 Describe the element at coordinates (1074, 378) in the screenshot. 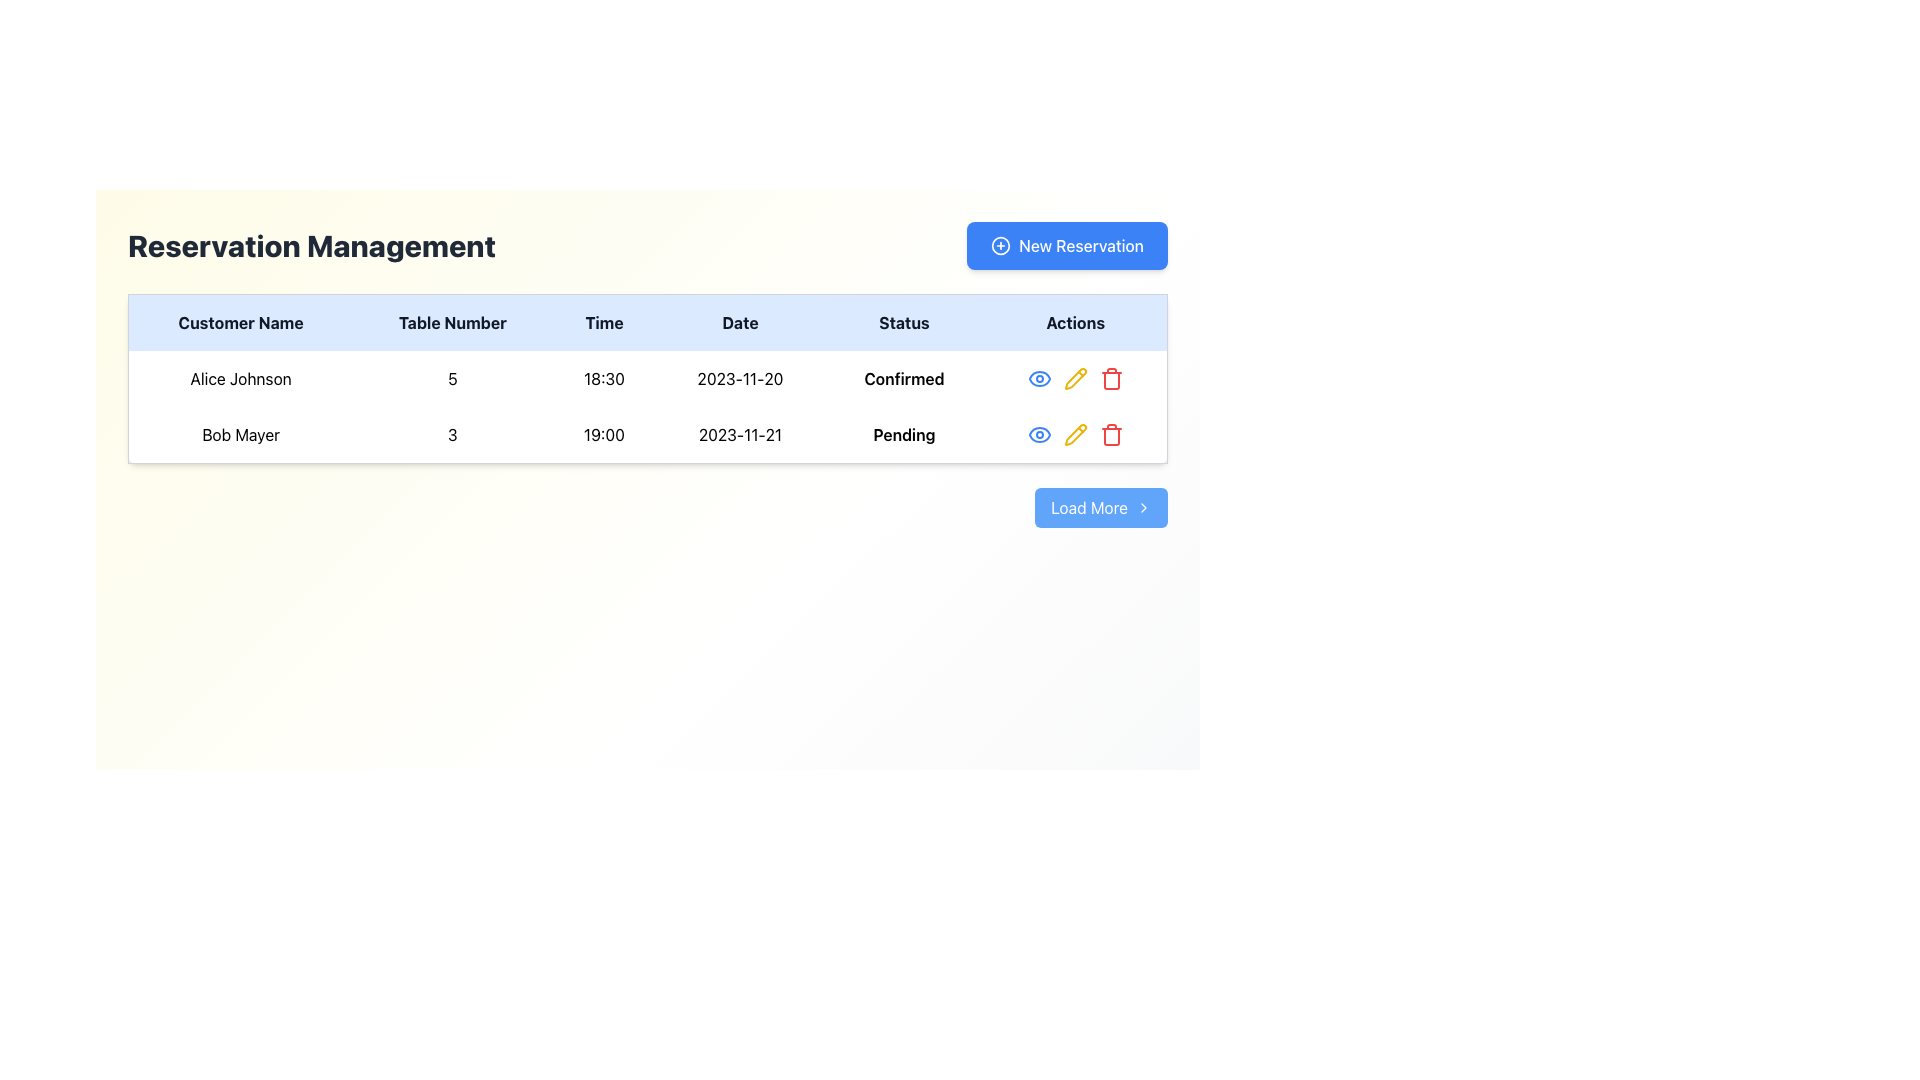

I see `the 'Edit' button located in the 'Actions' column of the first row in the table` at that location.